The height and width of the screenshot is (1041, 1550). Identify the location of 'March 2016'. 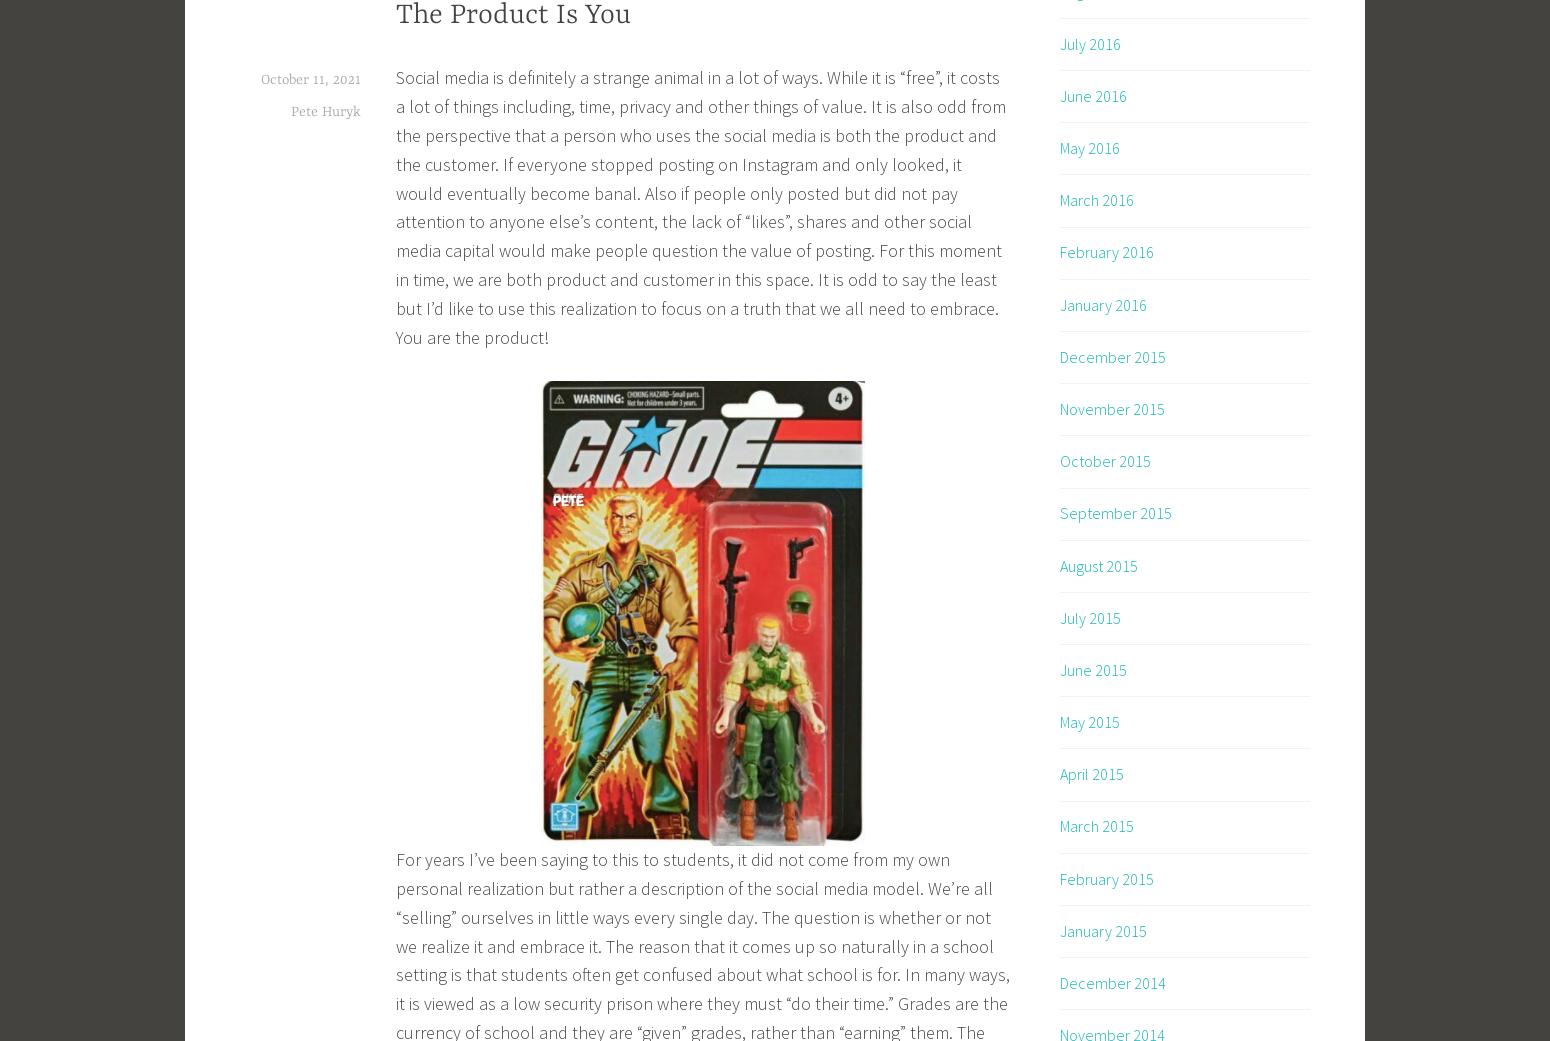
(1095, 199).